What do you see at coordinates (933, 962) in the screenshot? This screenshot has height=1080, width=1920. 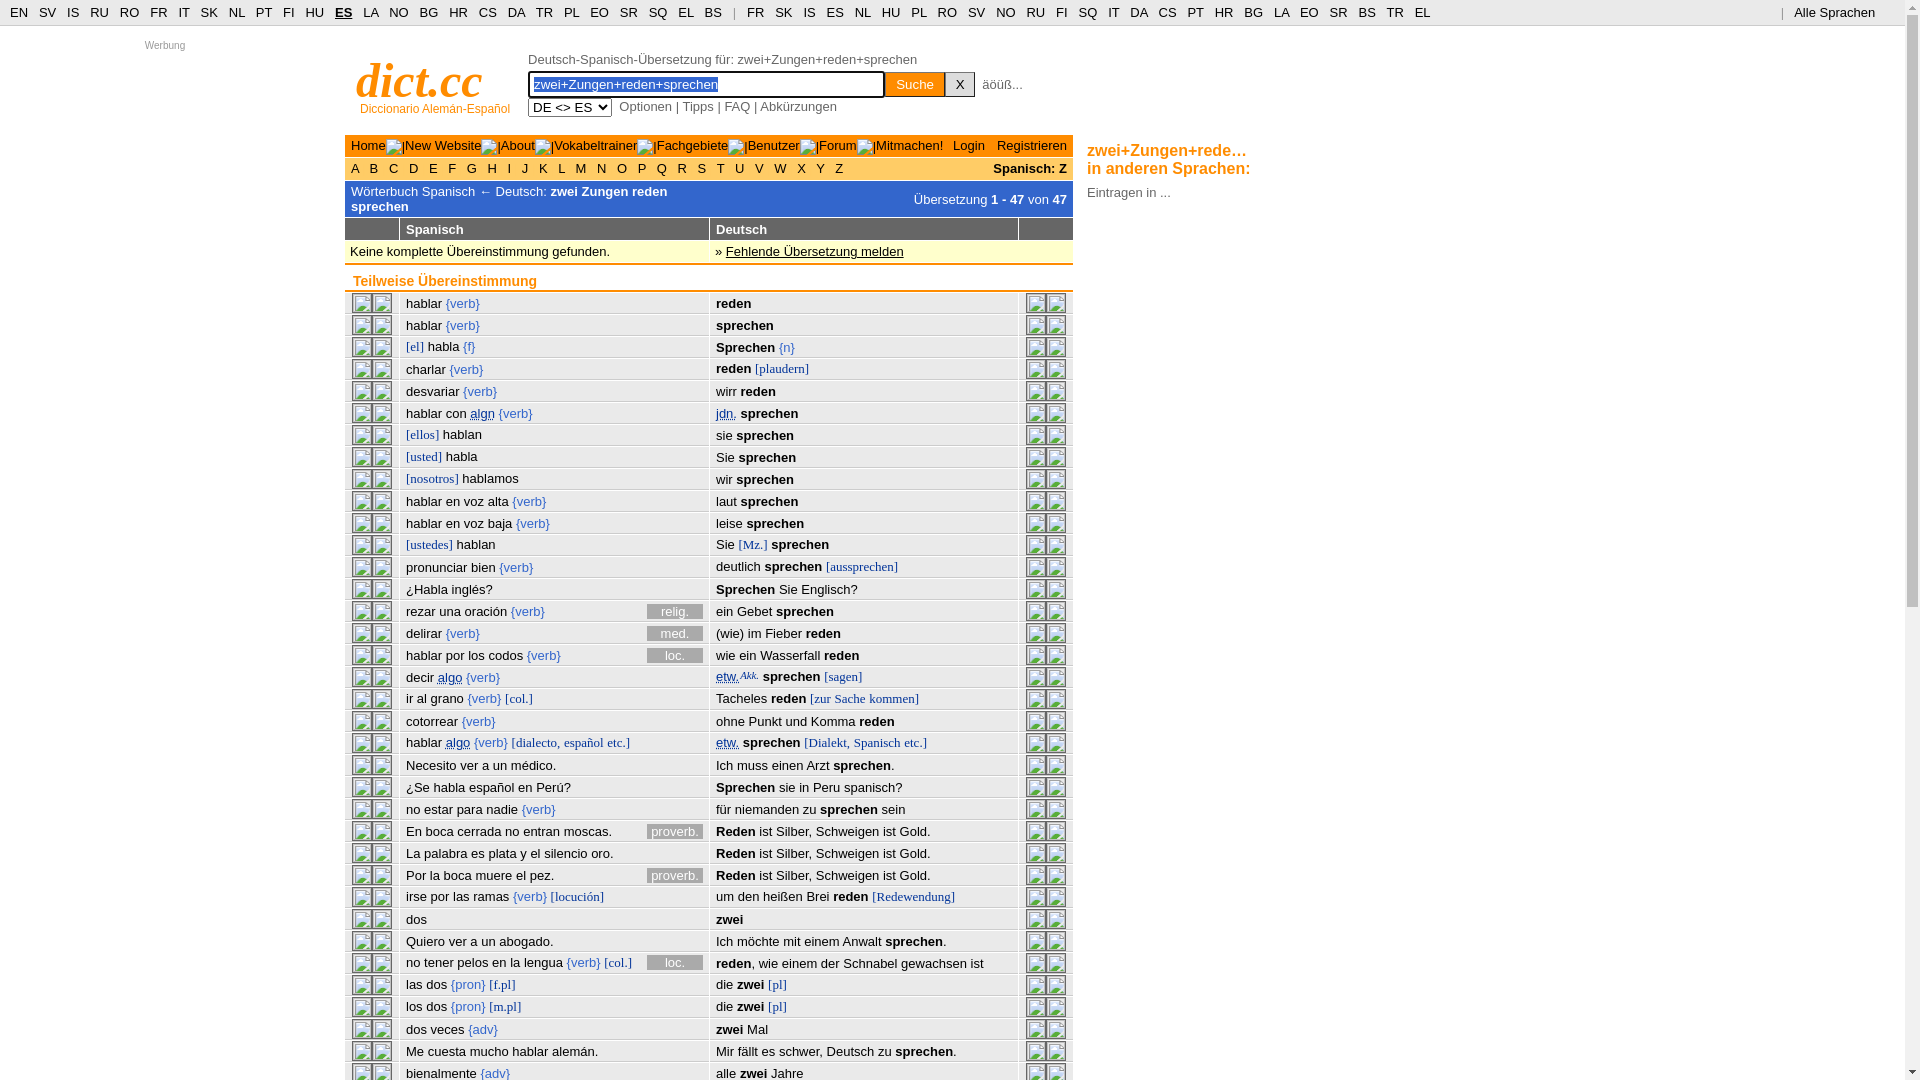 I see `'gewachsen'` at bounding box center [933, 962].